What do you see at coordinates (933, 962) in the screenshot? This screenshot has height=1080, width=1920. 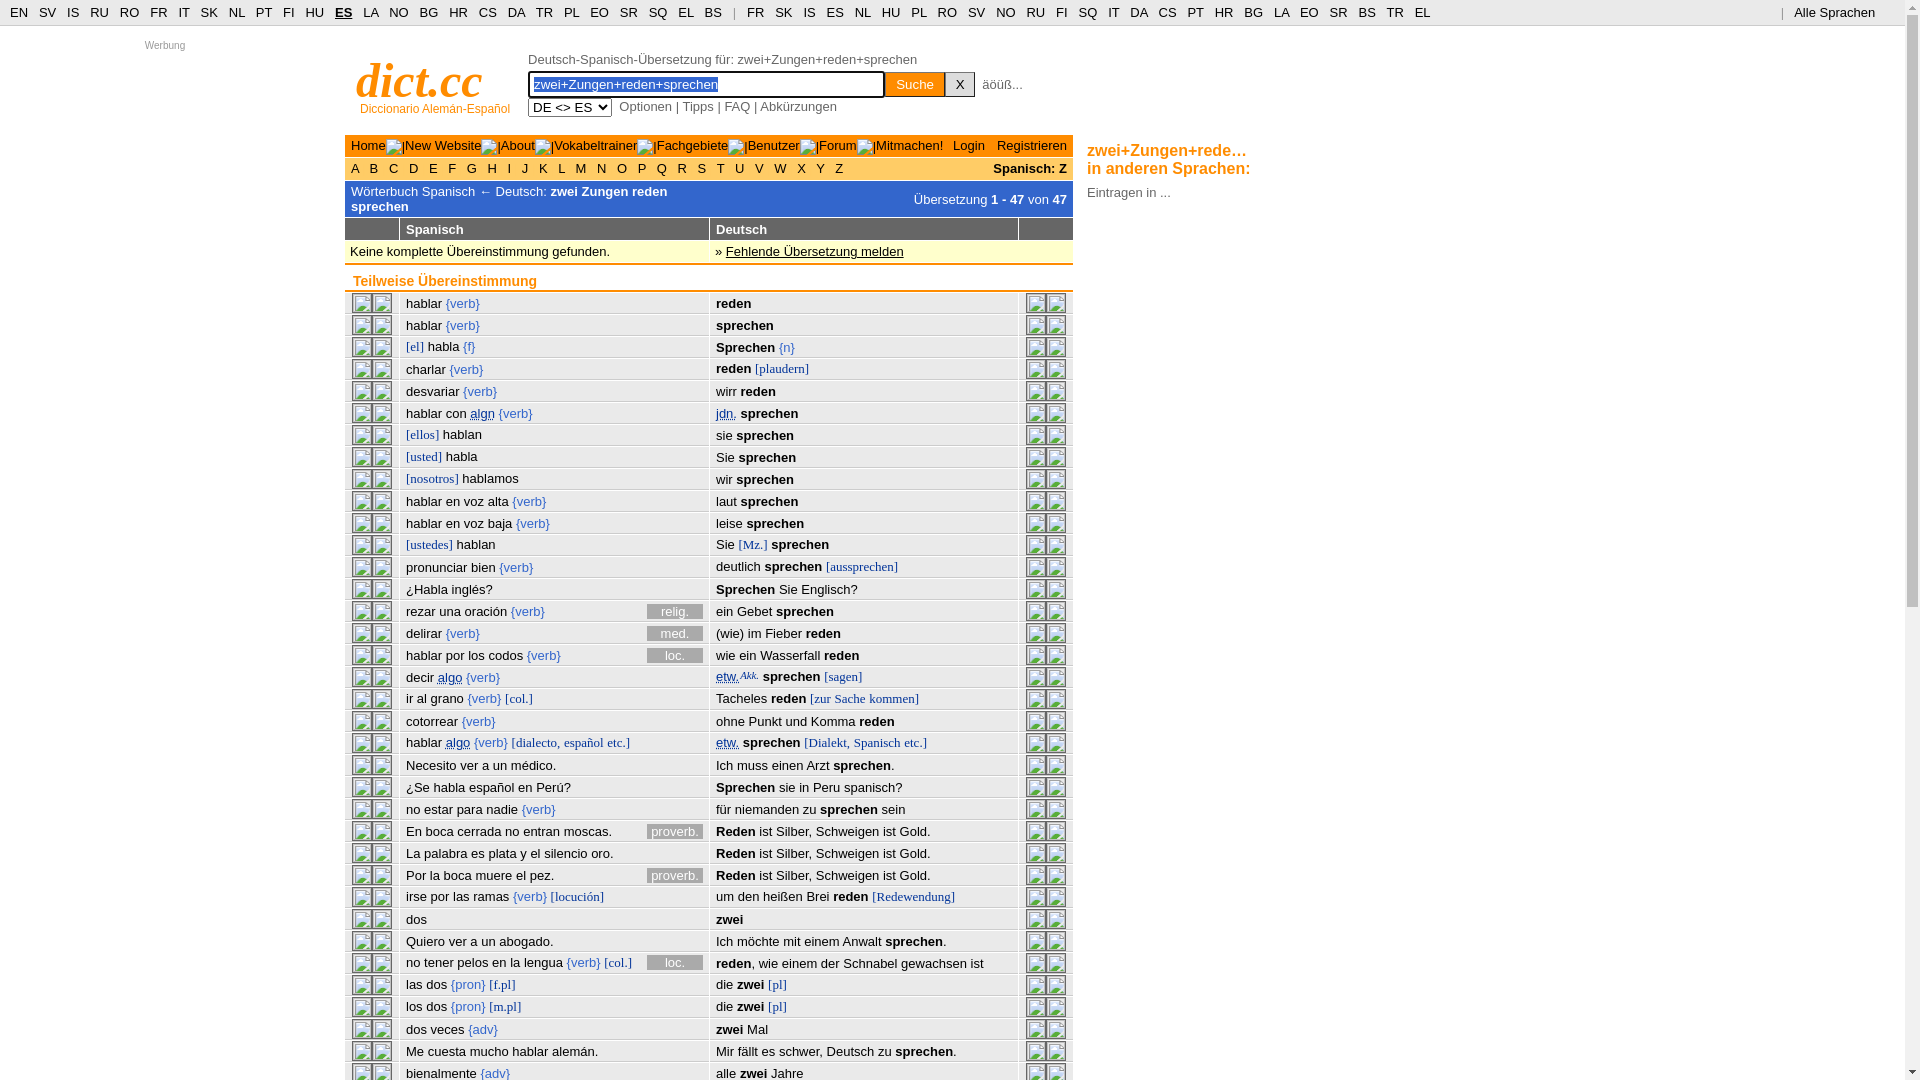 I see `'gewachsen'` at bounding box center [933, 962].